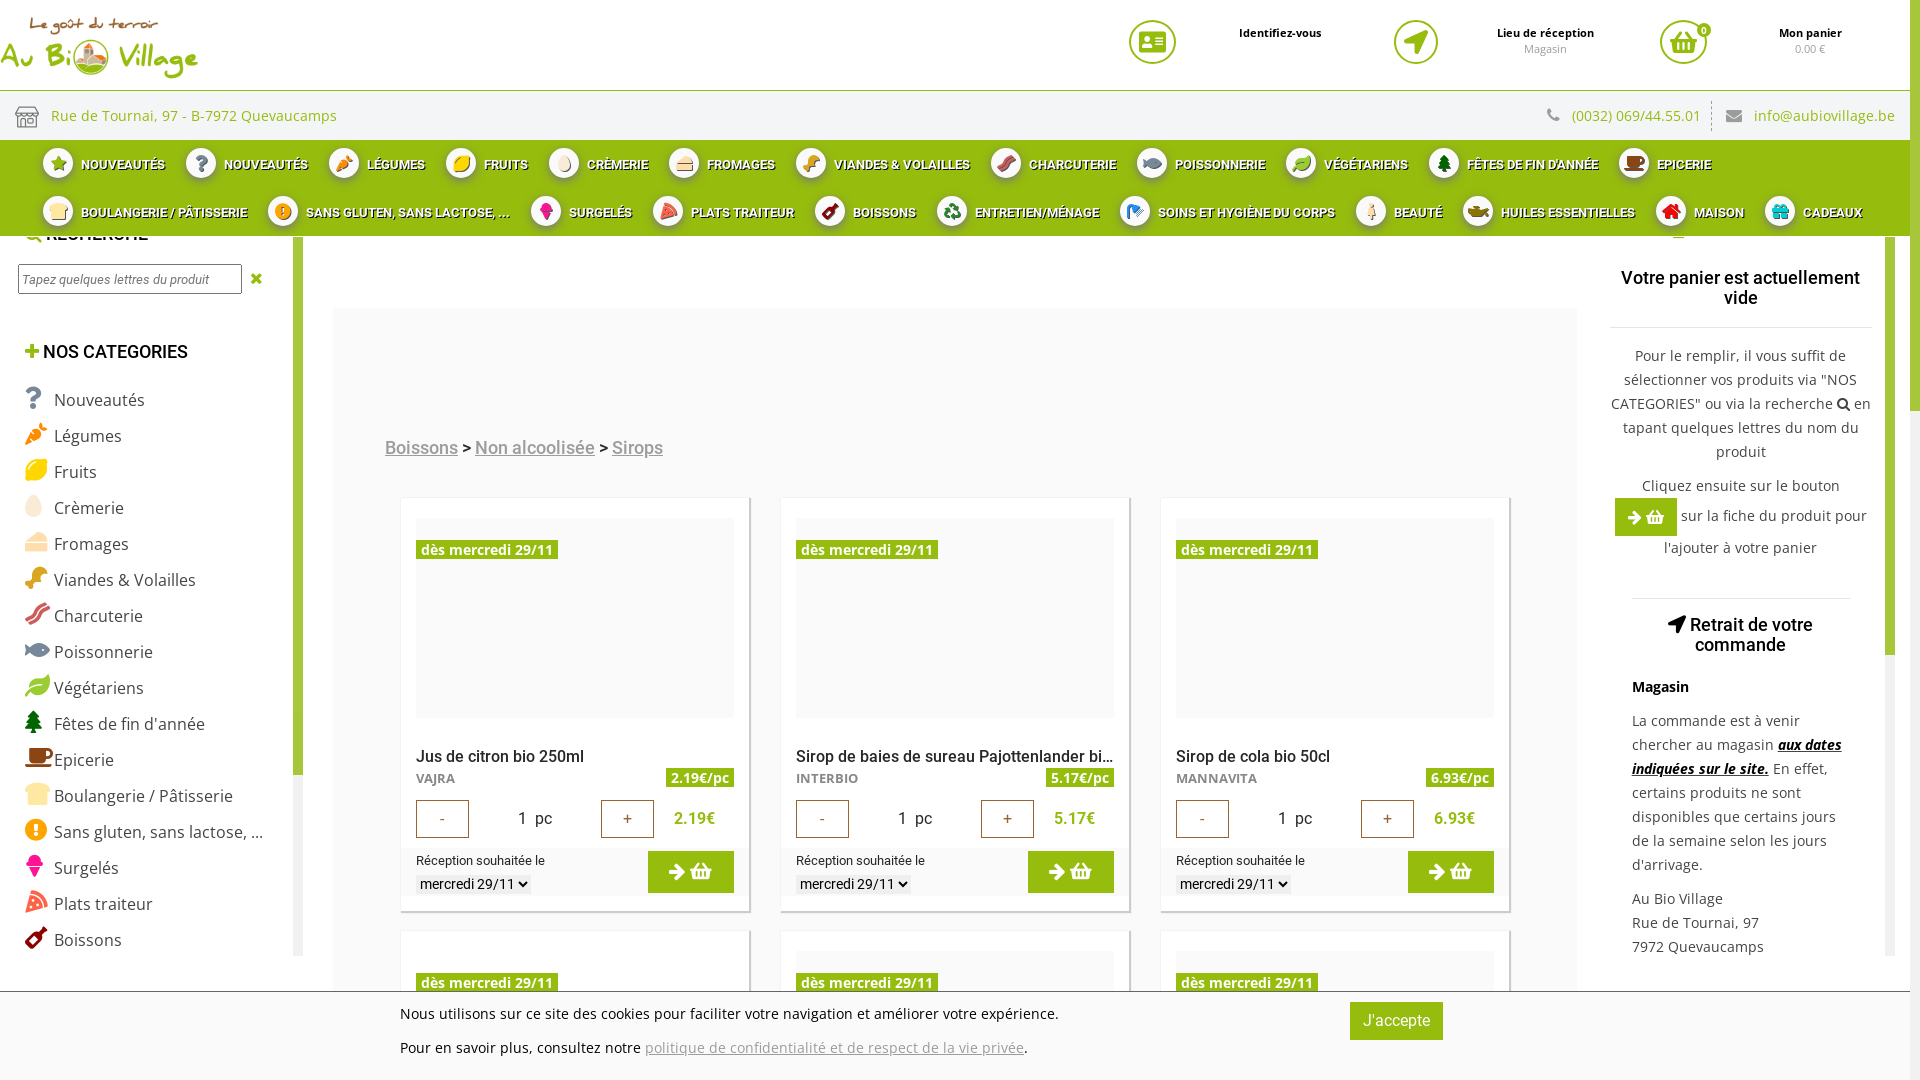 The width and height of the screenshot is (1920, 1080). I want to click on '0', so click(1682, 42).